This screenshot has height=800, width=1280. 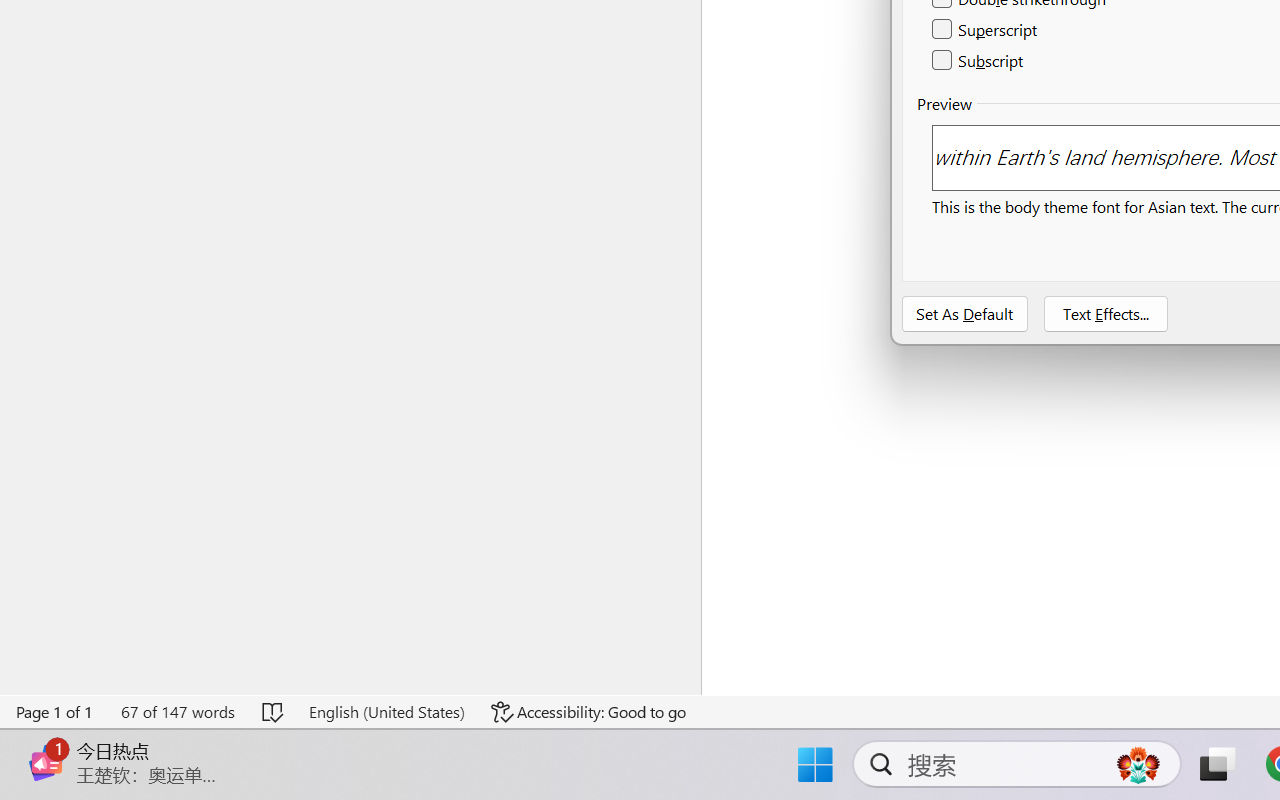 What do you see at coordinates (986, 30) in the screenshot?
I see `'Superscript'` at bounding box center [986, 30].